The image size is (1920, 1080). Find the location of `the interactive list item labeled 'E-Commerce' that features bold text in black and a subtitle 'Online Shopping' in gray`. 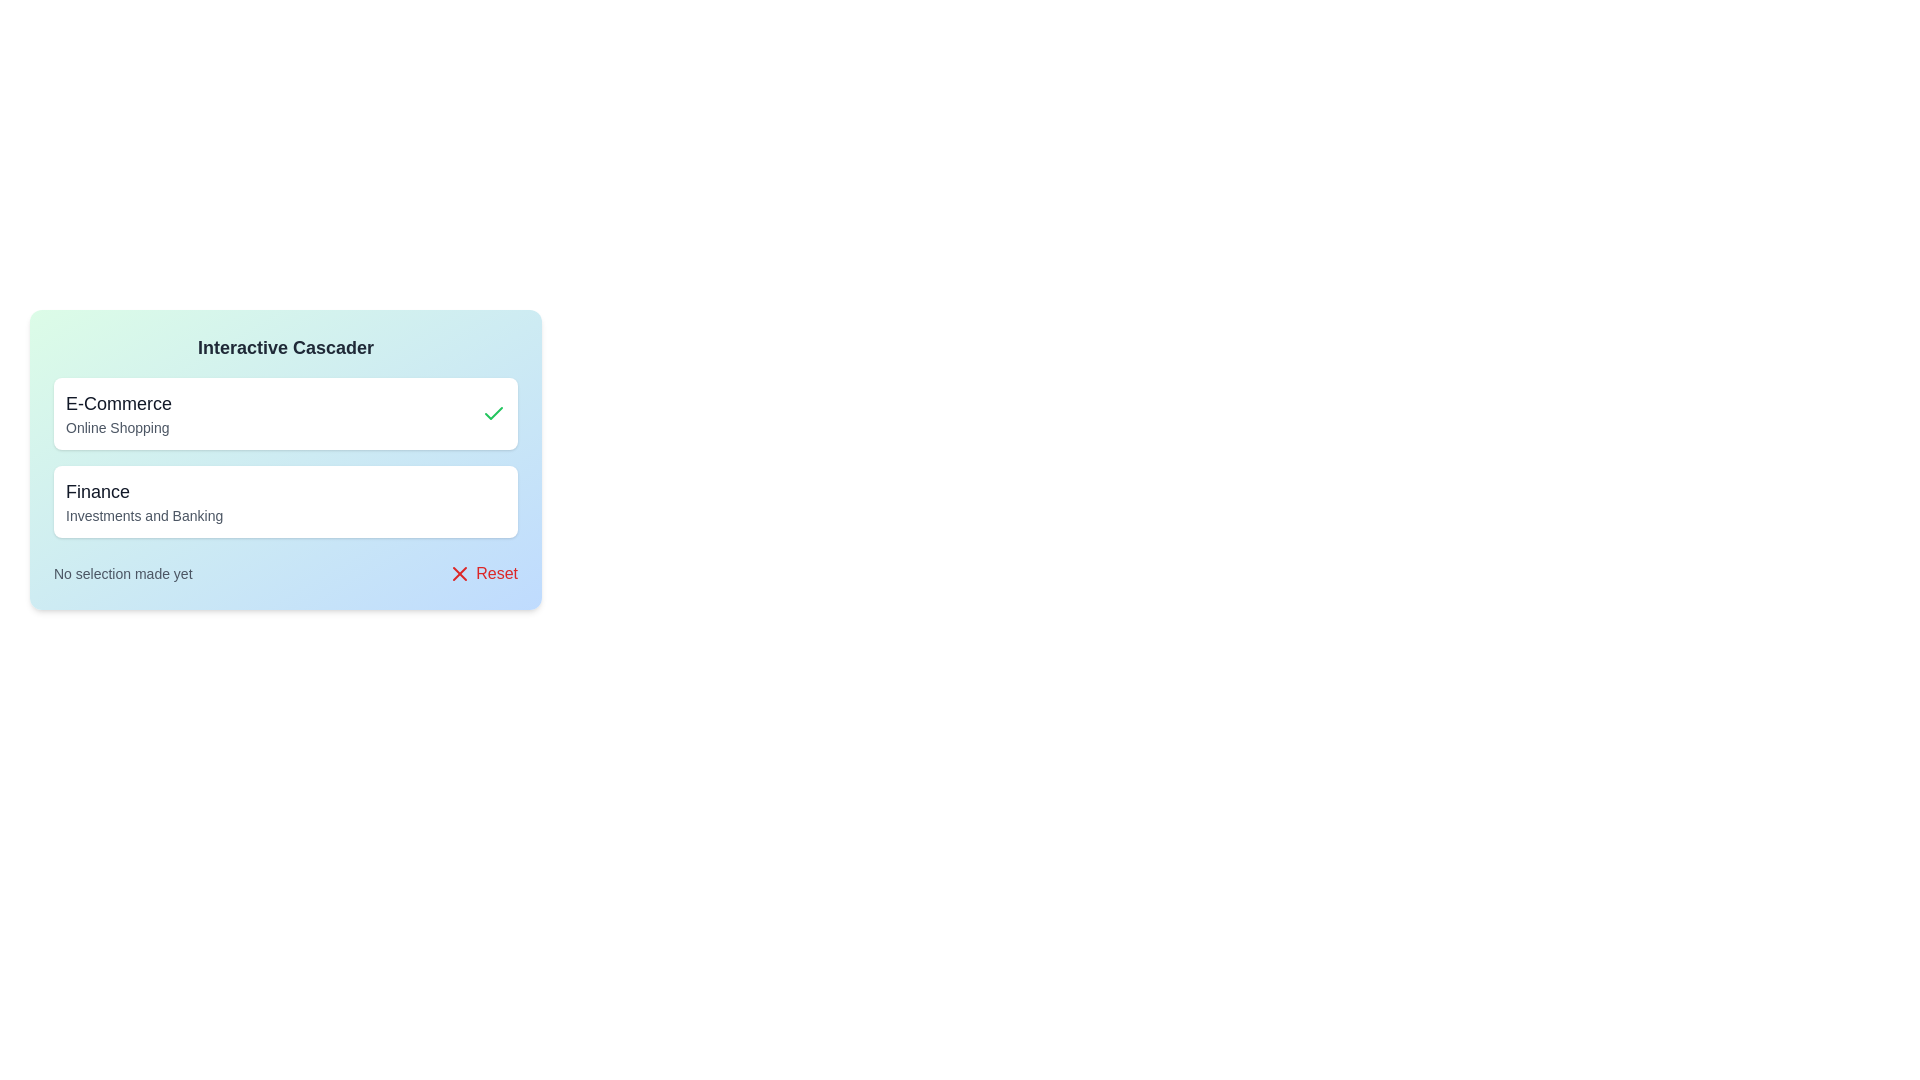

the interactive list item labeled 'E-Commerce' that features bold text in black and a subtitle 'Online Shopping' in gray is located at coordinates (118, 412).